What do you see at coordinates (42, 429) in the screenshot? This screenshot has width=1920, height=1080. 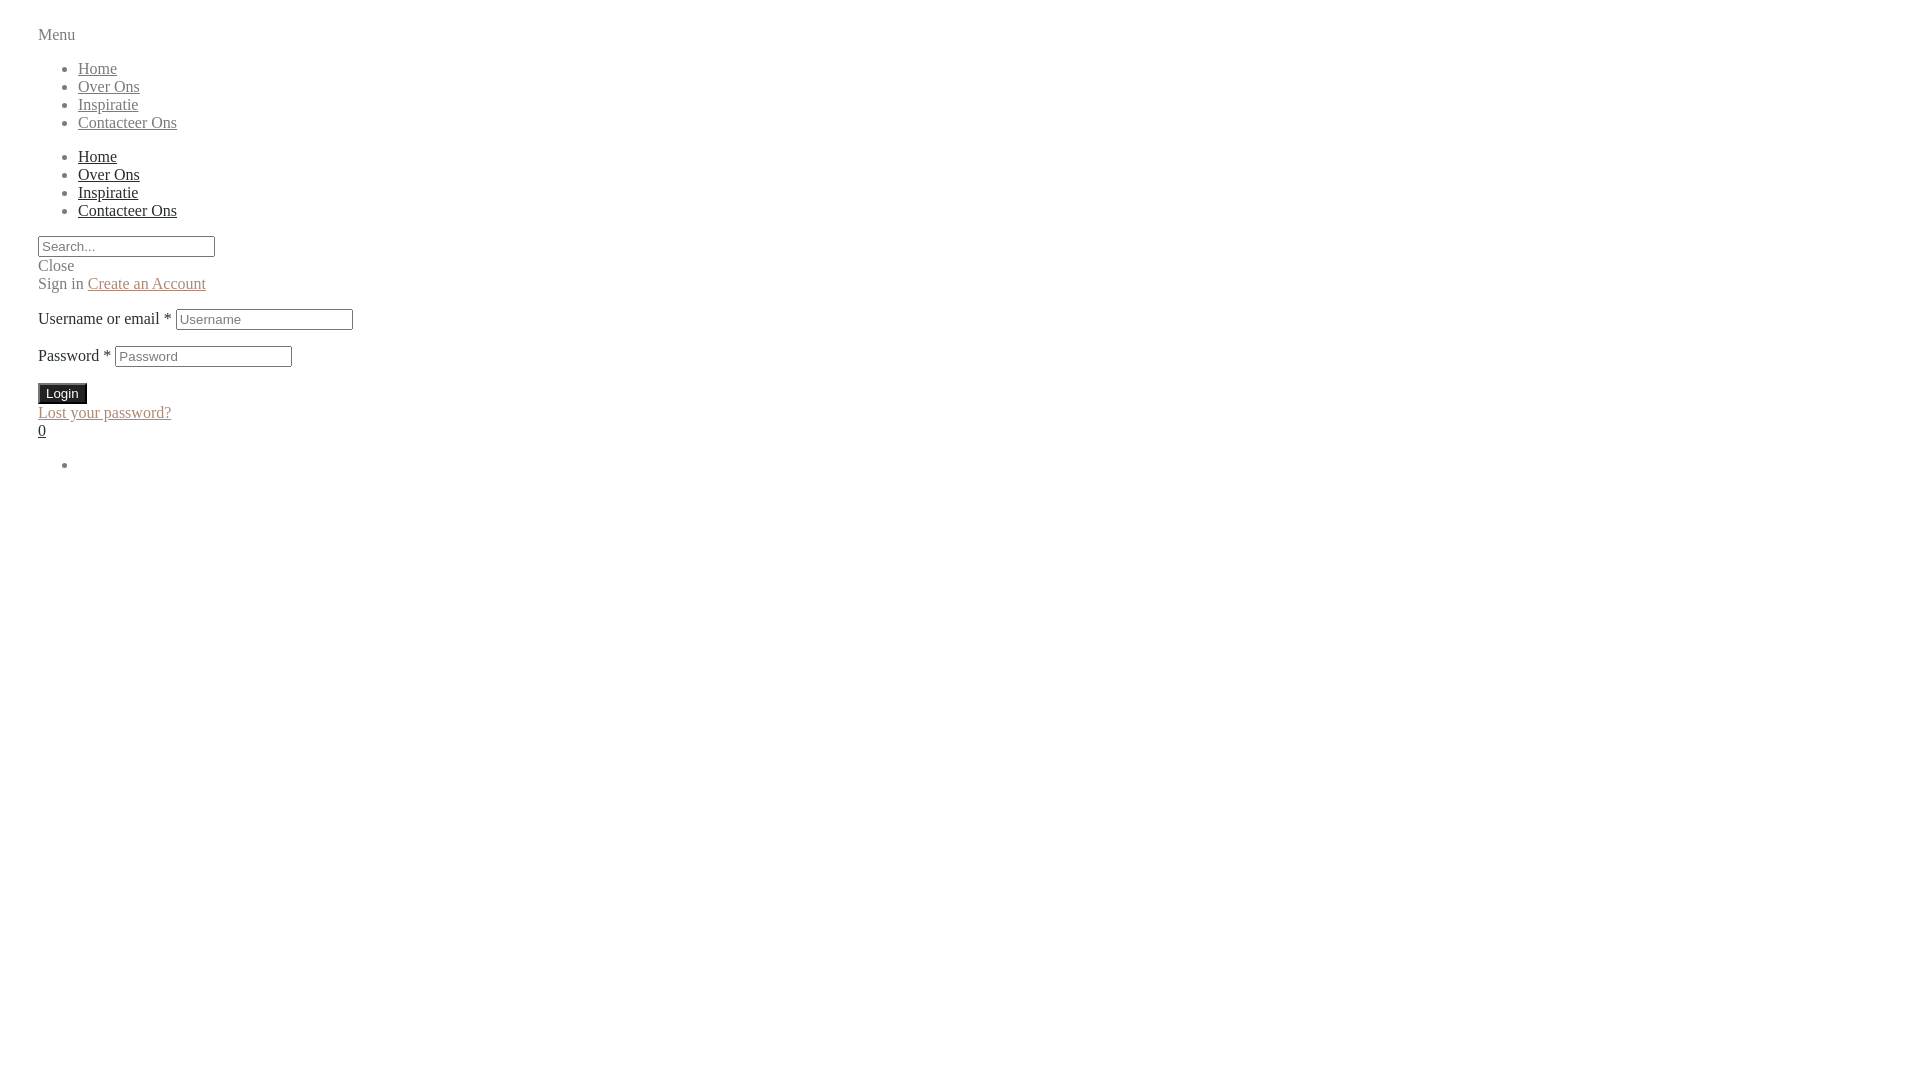 I see `'0'` at bounding box center [42, 429].